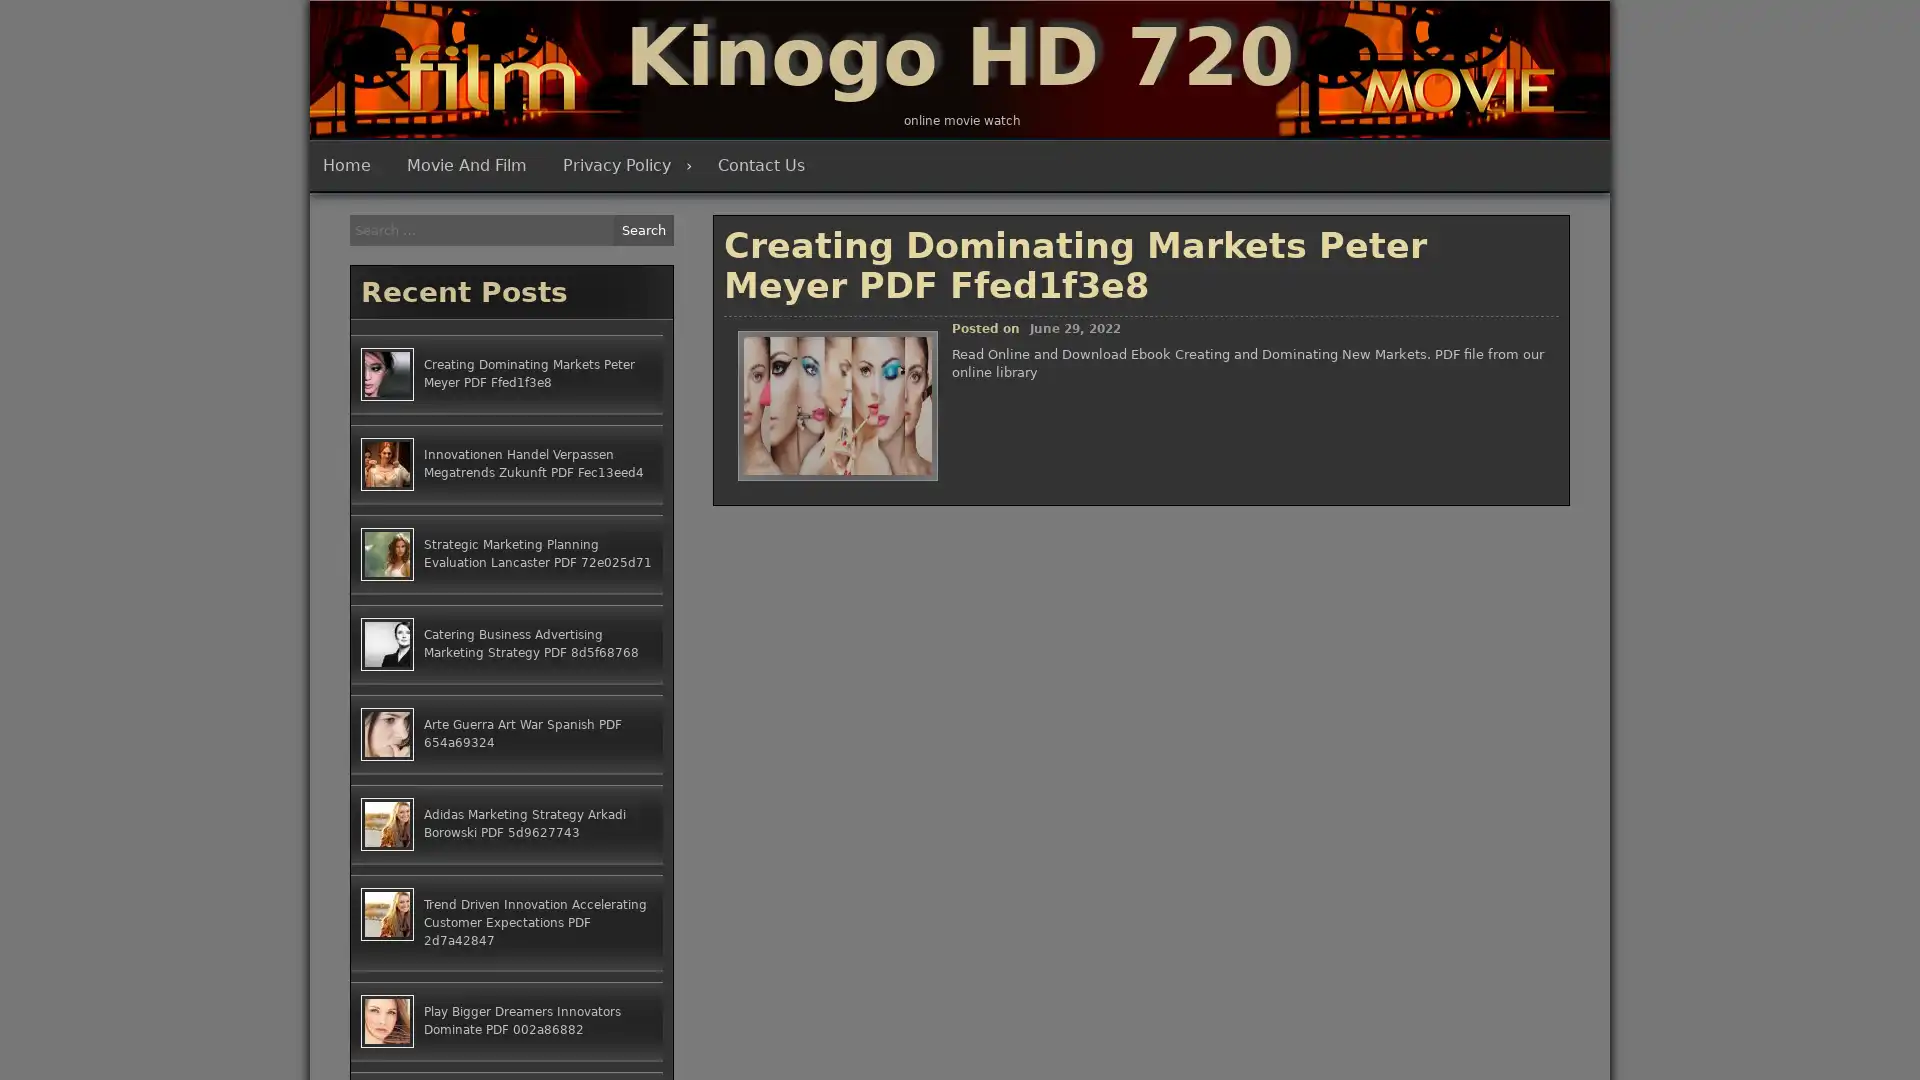 Image resolution: width=1920 pixels, height=1080 pixels. What do you see at coordinates (643, 229) in the screenshot?
I see `Search` at bounding box center [643, 229].